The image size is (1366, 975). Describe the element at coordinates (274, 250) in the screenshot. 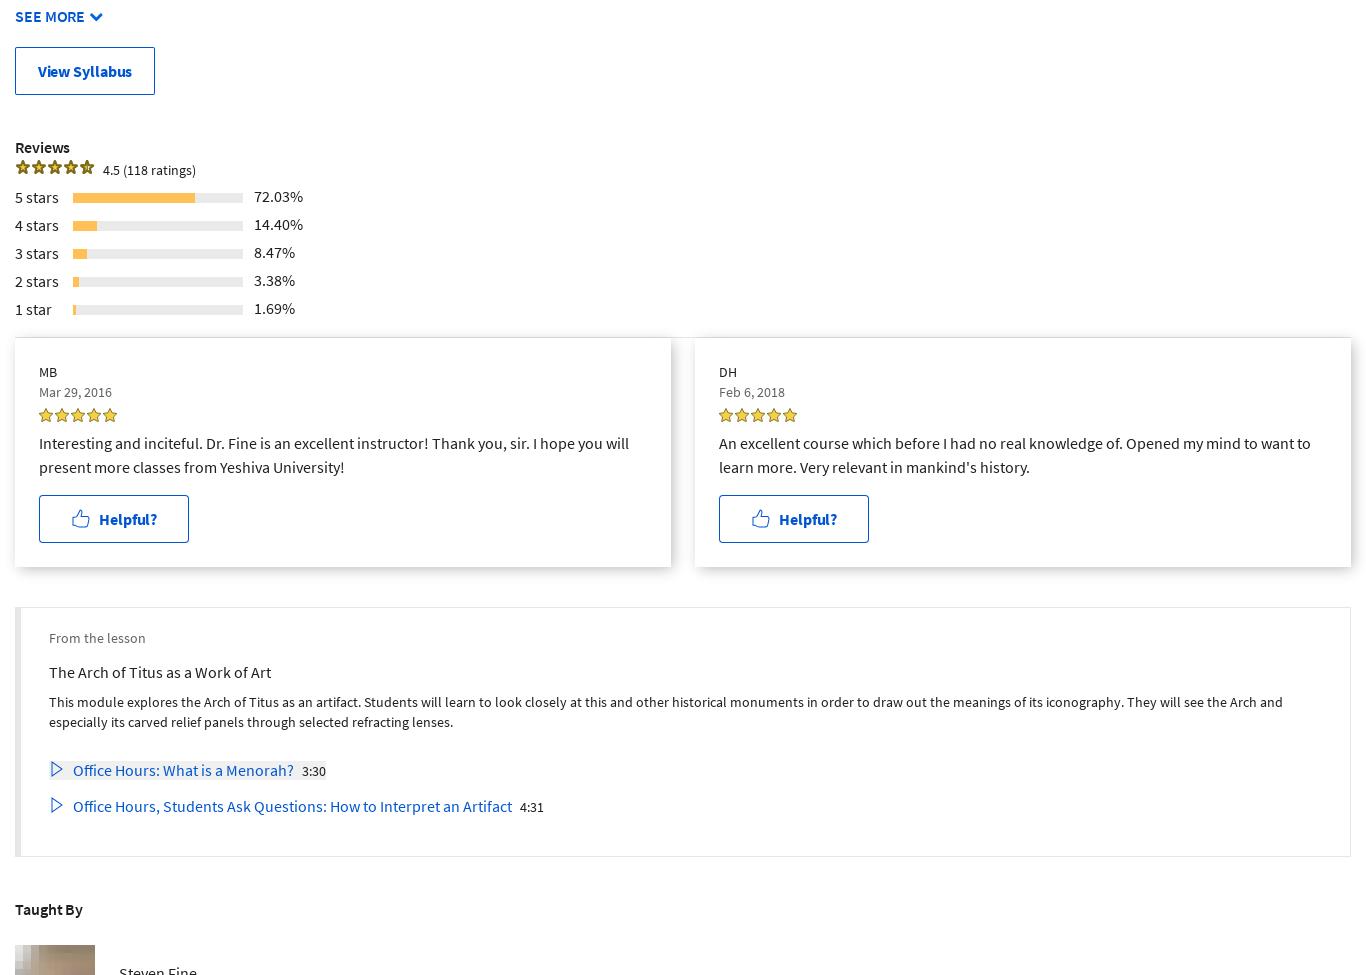

I see `'8.47%'` at that location.